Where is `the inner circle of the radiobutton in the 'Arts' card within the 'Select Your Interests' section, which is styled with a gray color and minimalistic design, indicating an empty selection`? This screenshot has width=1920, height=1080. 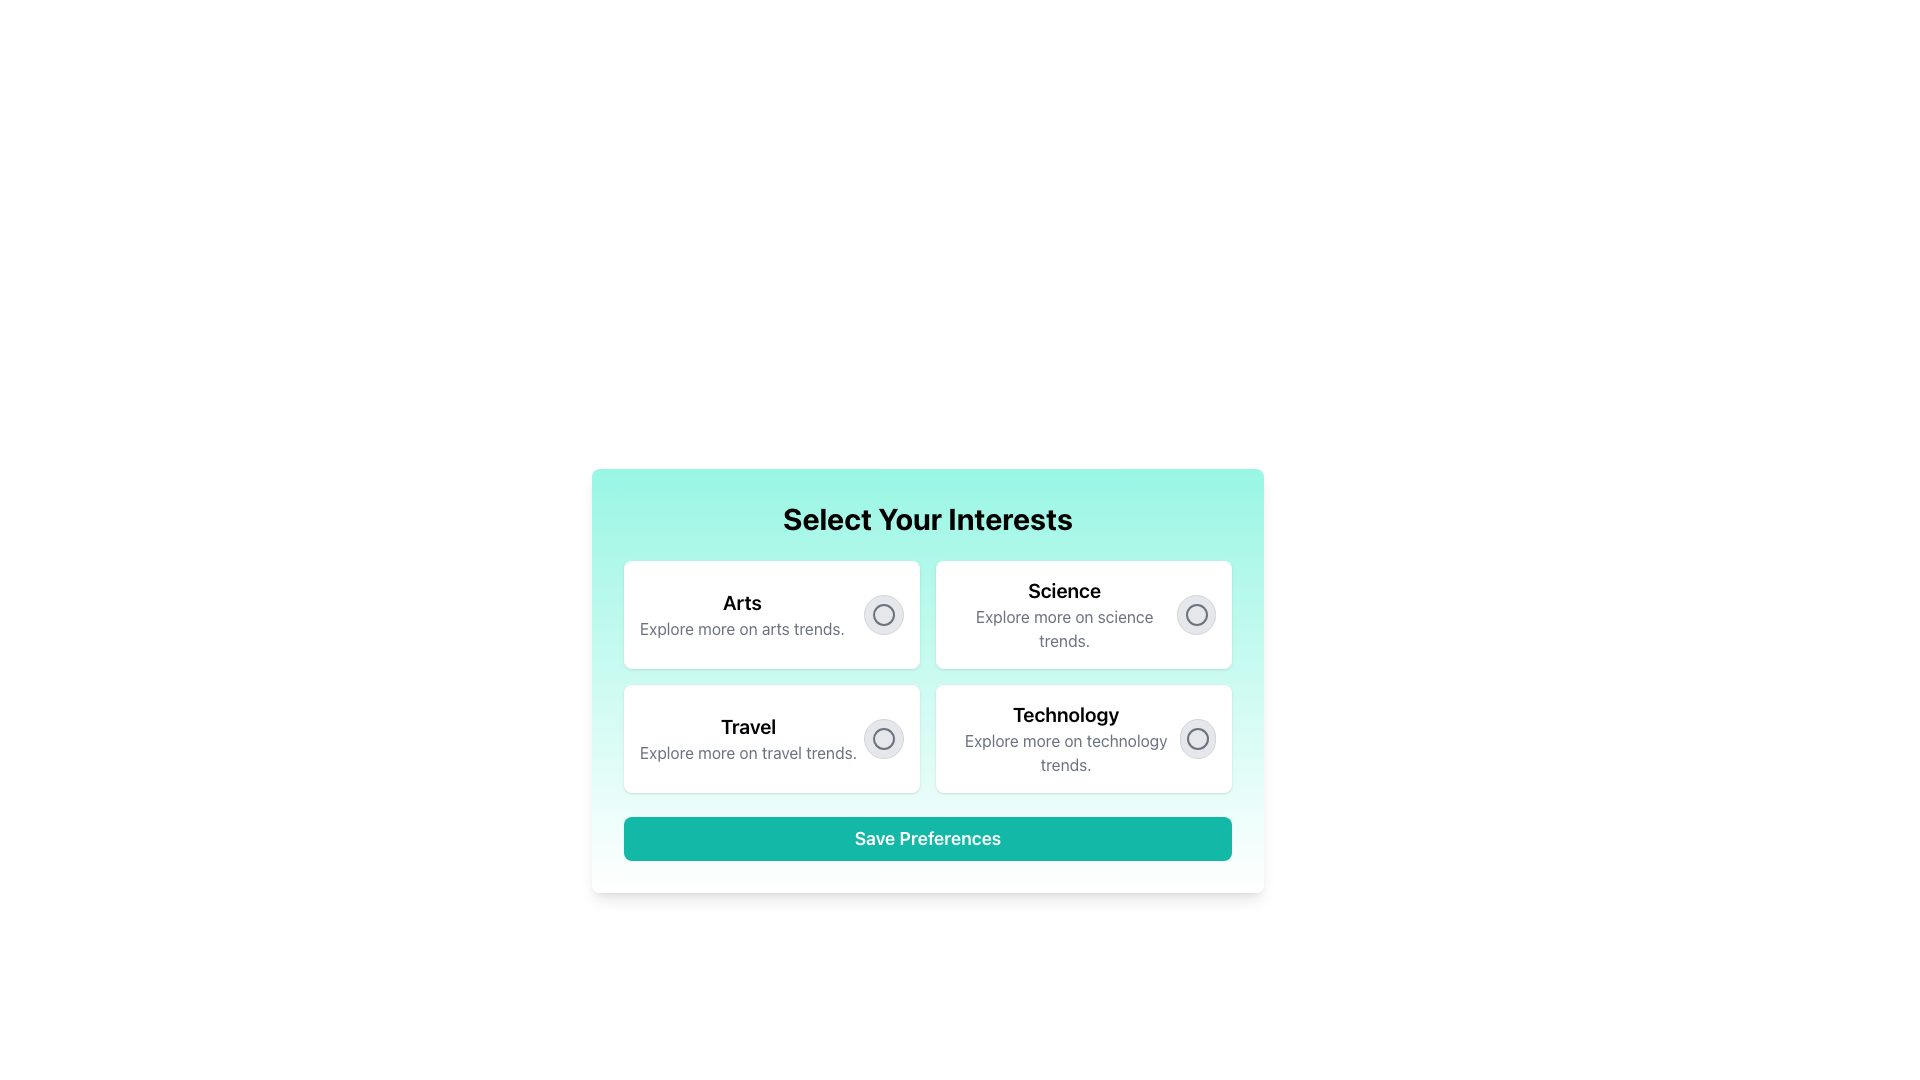
the inner circle of the radiobutton in the 'Arts' card within the 'Select Your Interests' section, which is styled with a gray color and minimalistic design, indicating an empty selection is located at coordinates (882, 613).